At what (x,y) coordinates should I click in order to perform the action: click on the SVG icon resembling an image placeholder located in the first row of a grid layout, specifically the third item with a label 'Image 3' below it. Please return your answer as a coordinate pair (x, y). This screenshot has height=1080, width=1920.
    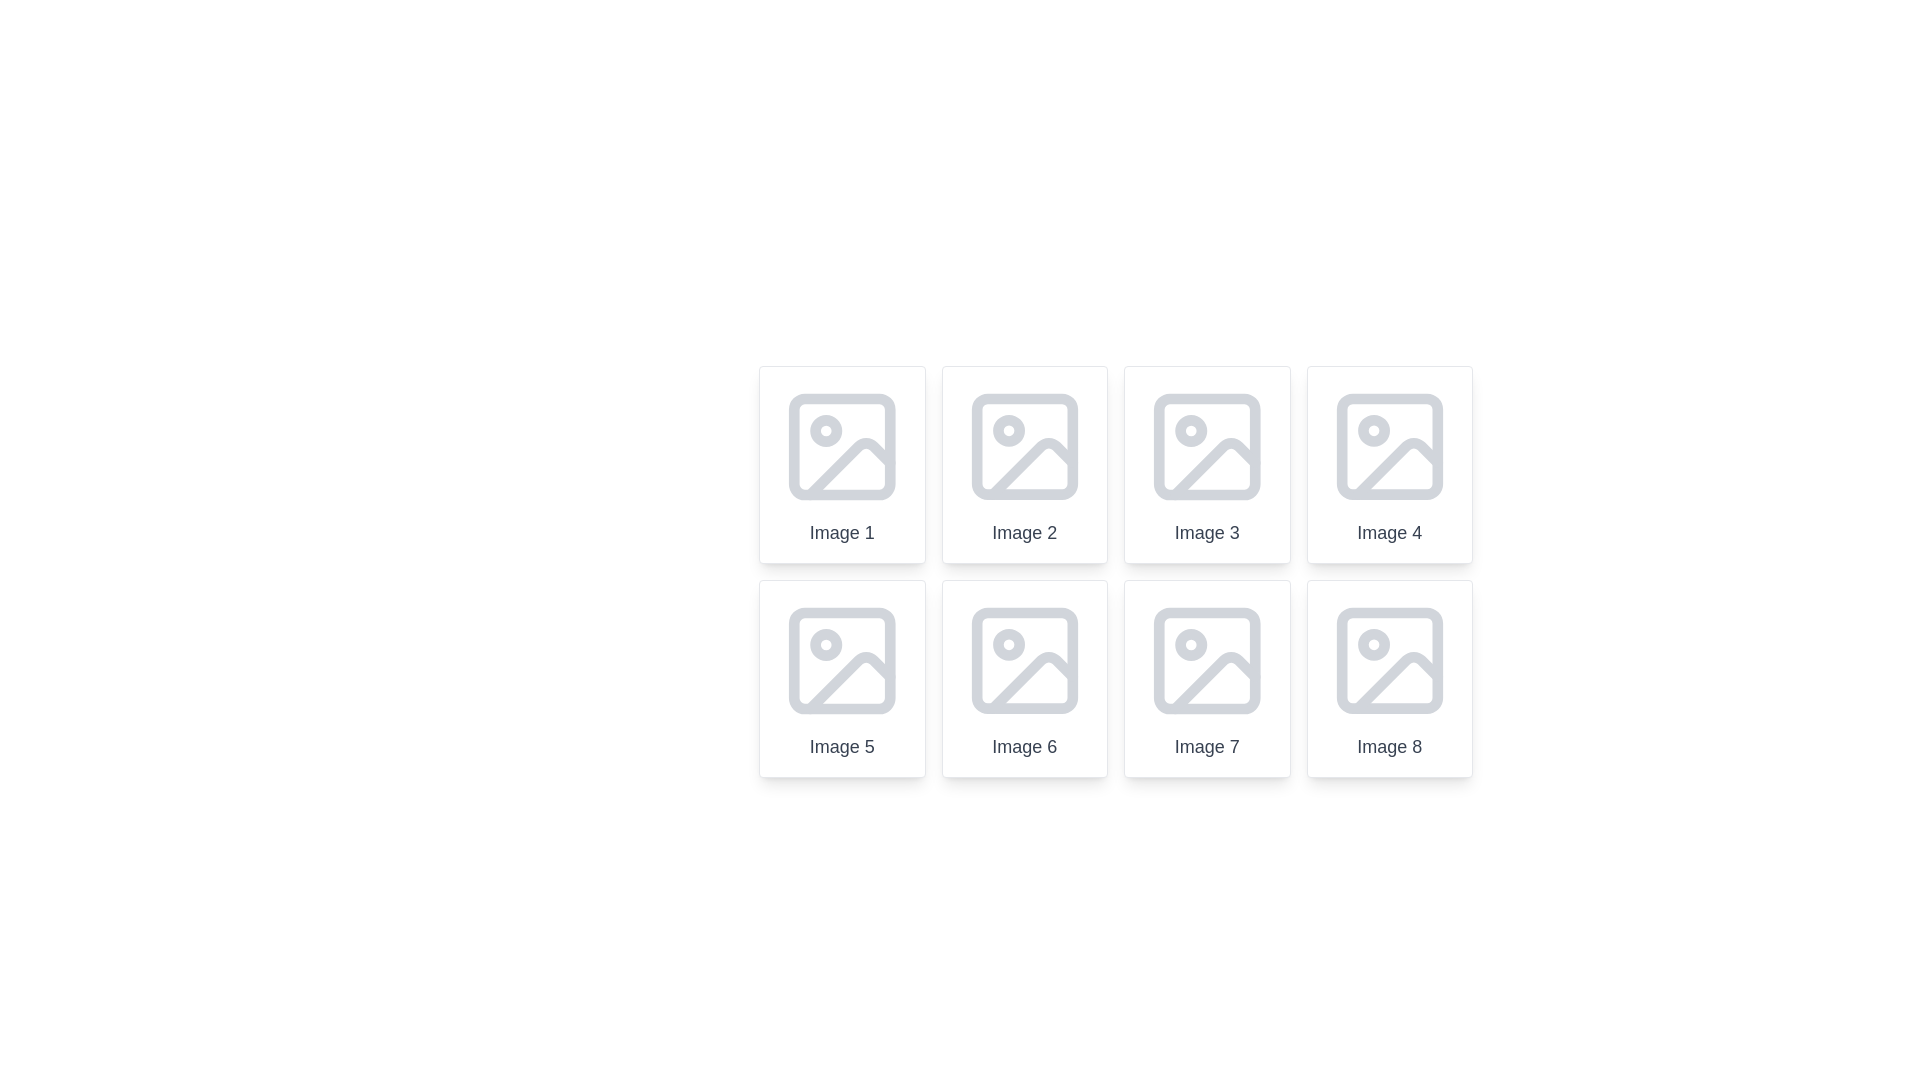
    Looking at the image, I should click on (1206, 446).